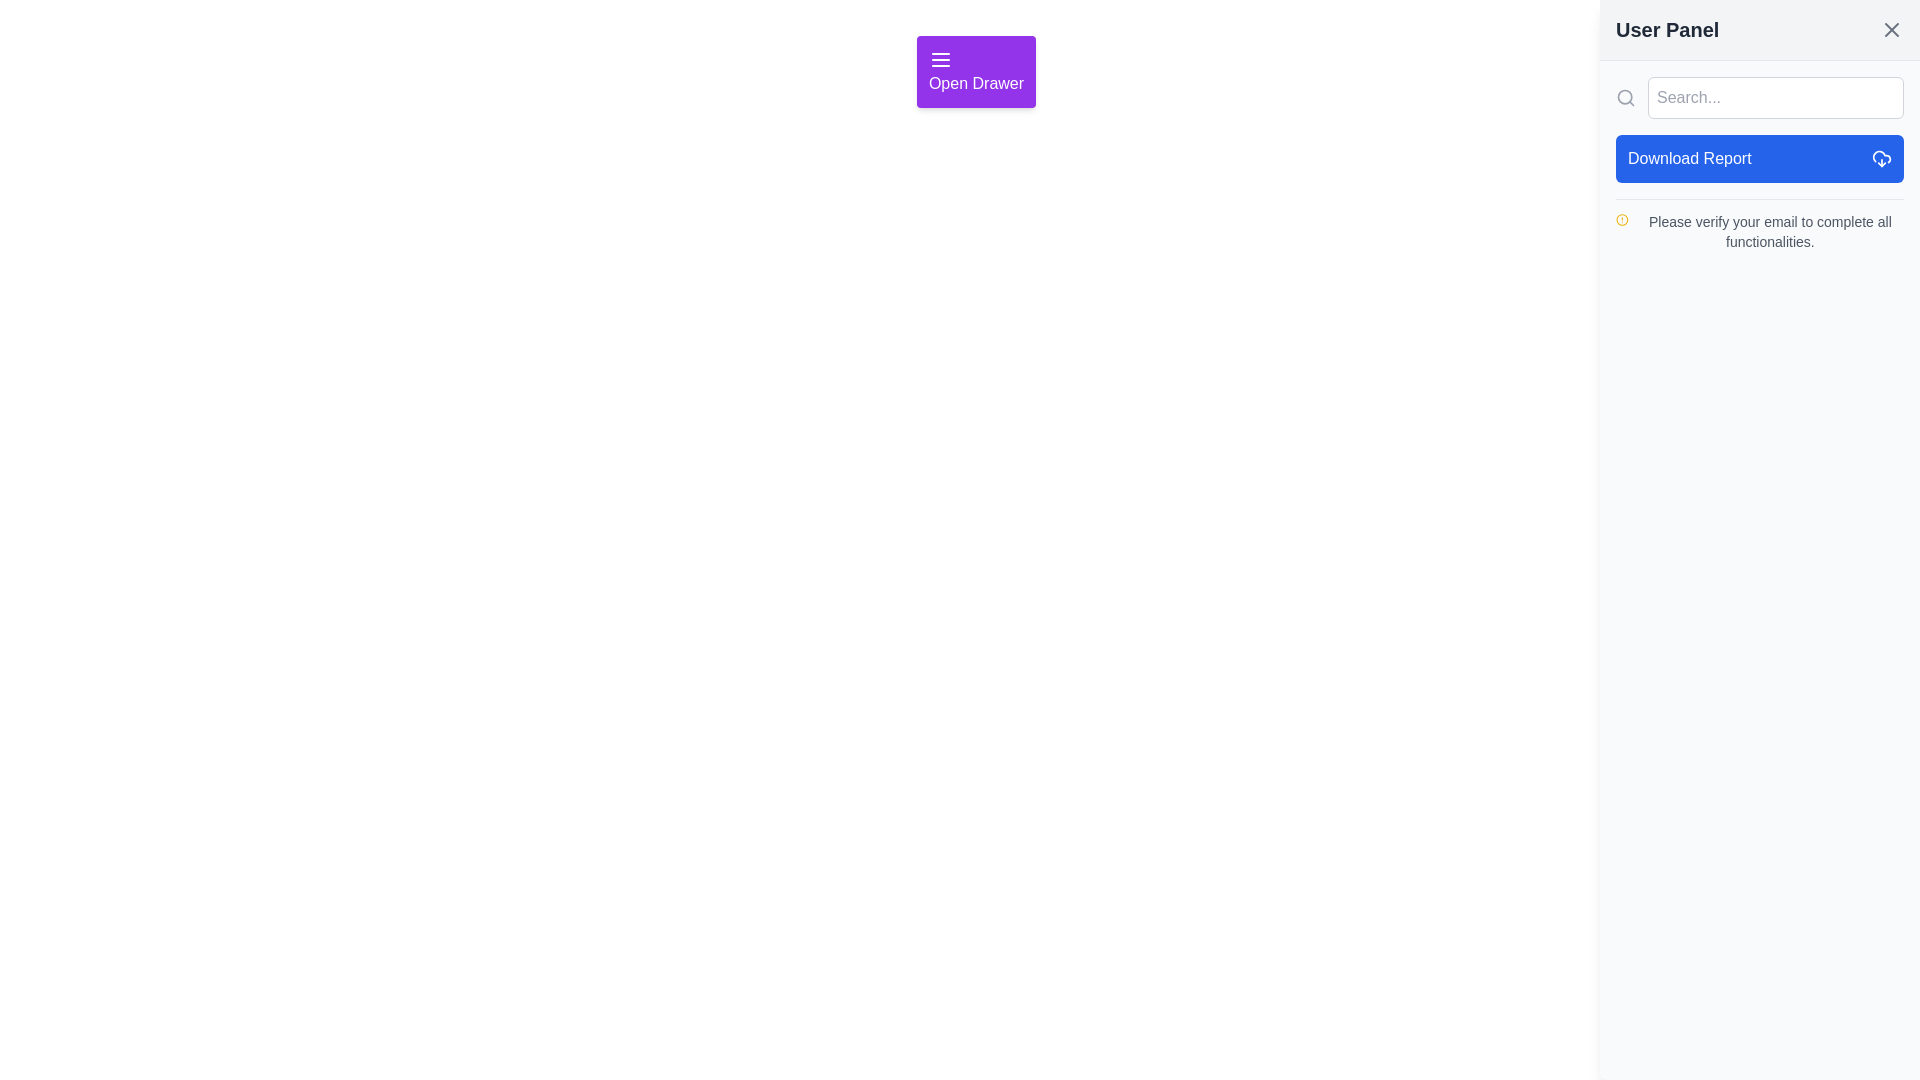 The height and width of the screenshot is (1080, 1920). Describe the element at coordinates (1760, 157) in the screenshot. I see `the button labeled 'Download Report' with a blue background located in the right-side panel beneath the 'Search...' input field` at that location.